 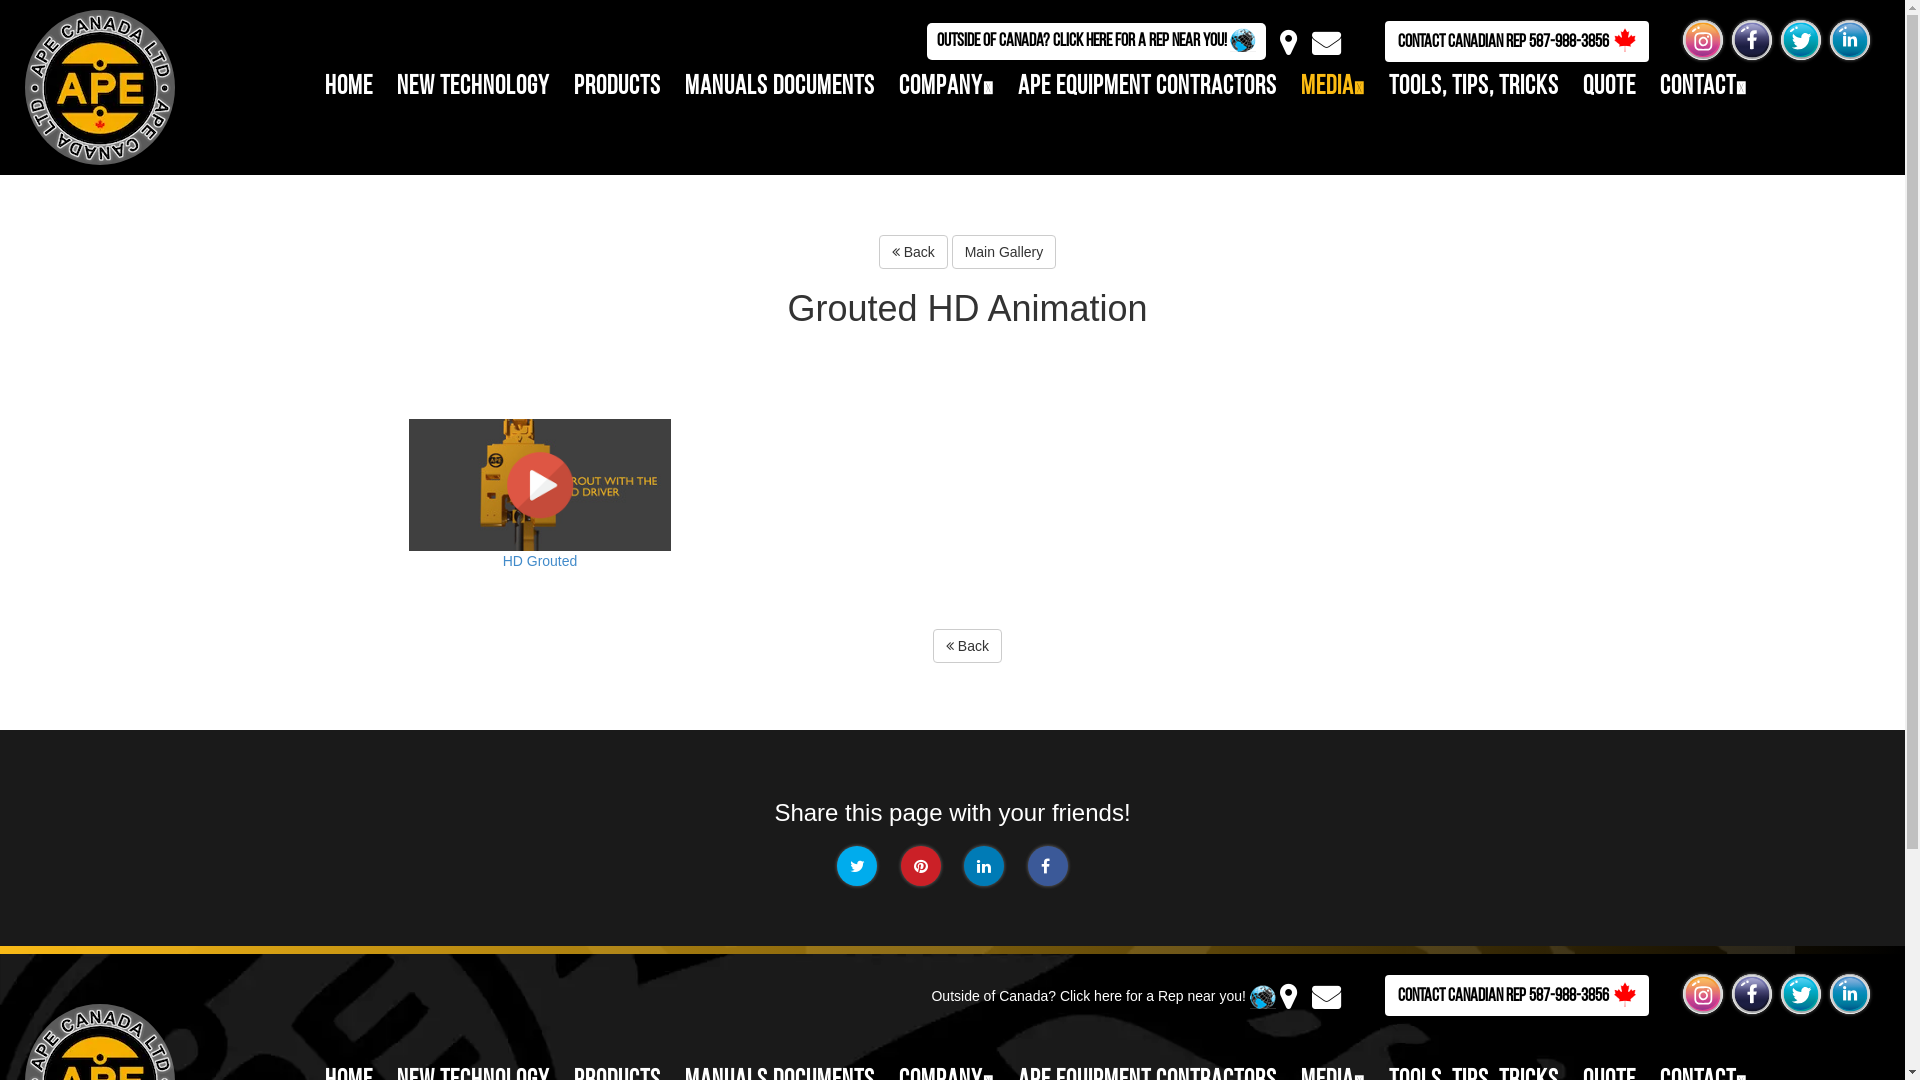 What do you see at coordinates (1516, 995) in the screenshot?
I see `'Contact Canadian Rep 587-988-3856'` at bounding box center [1516, 995].